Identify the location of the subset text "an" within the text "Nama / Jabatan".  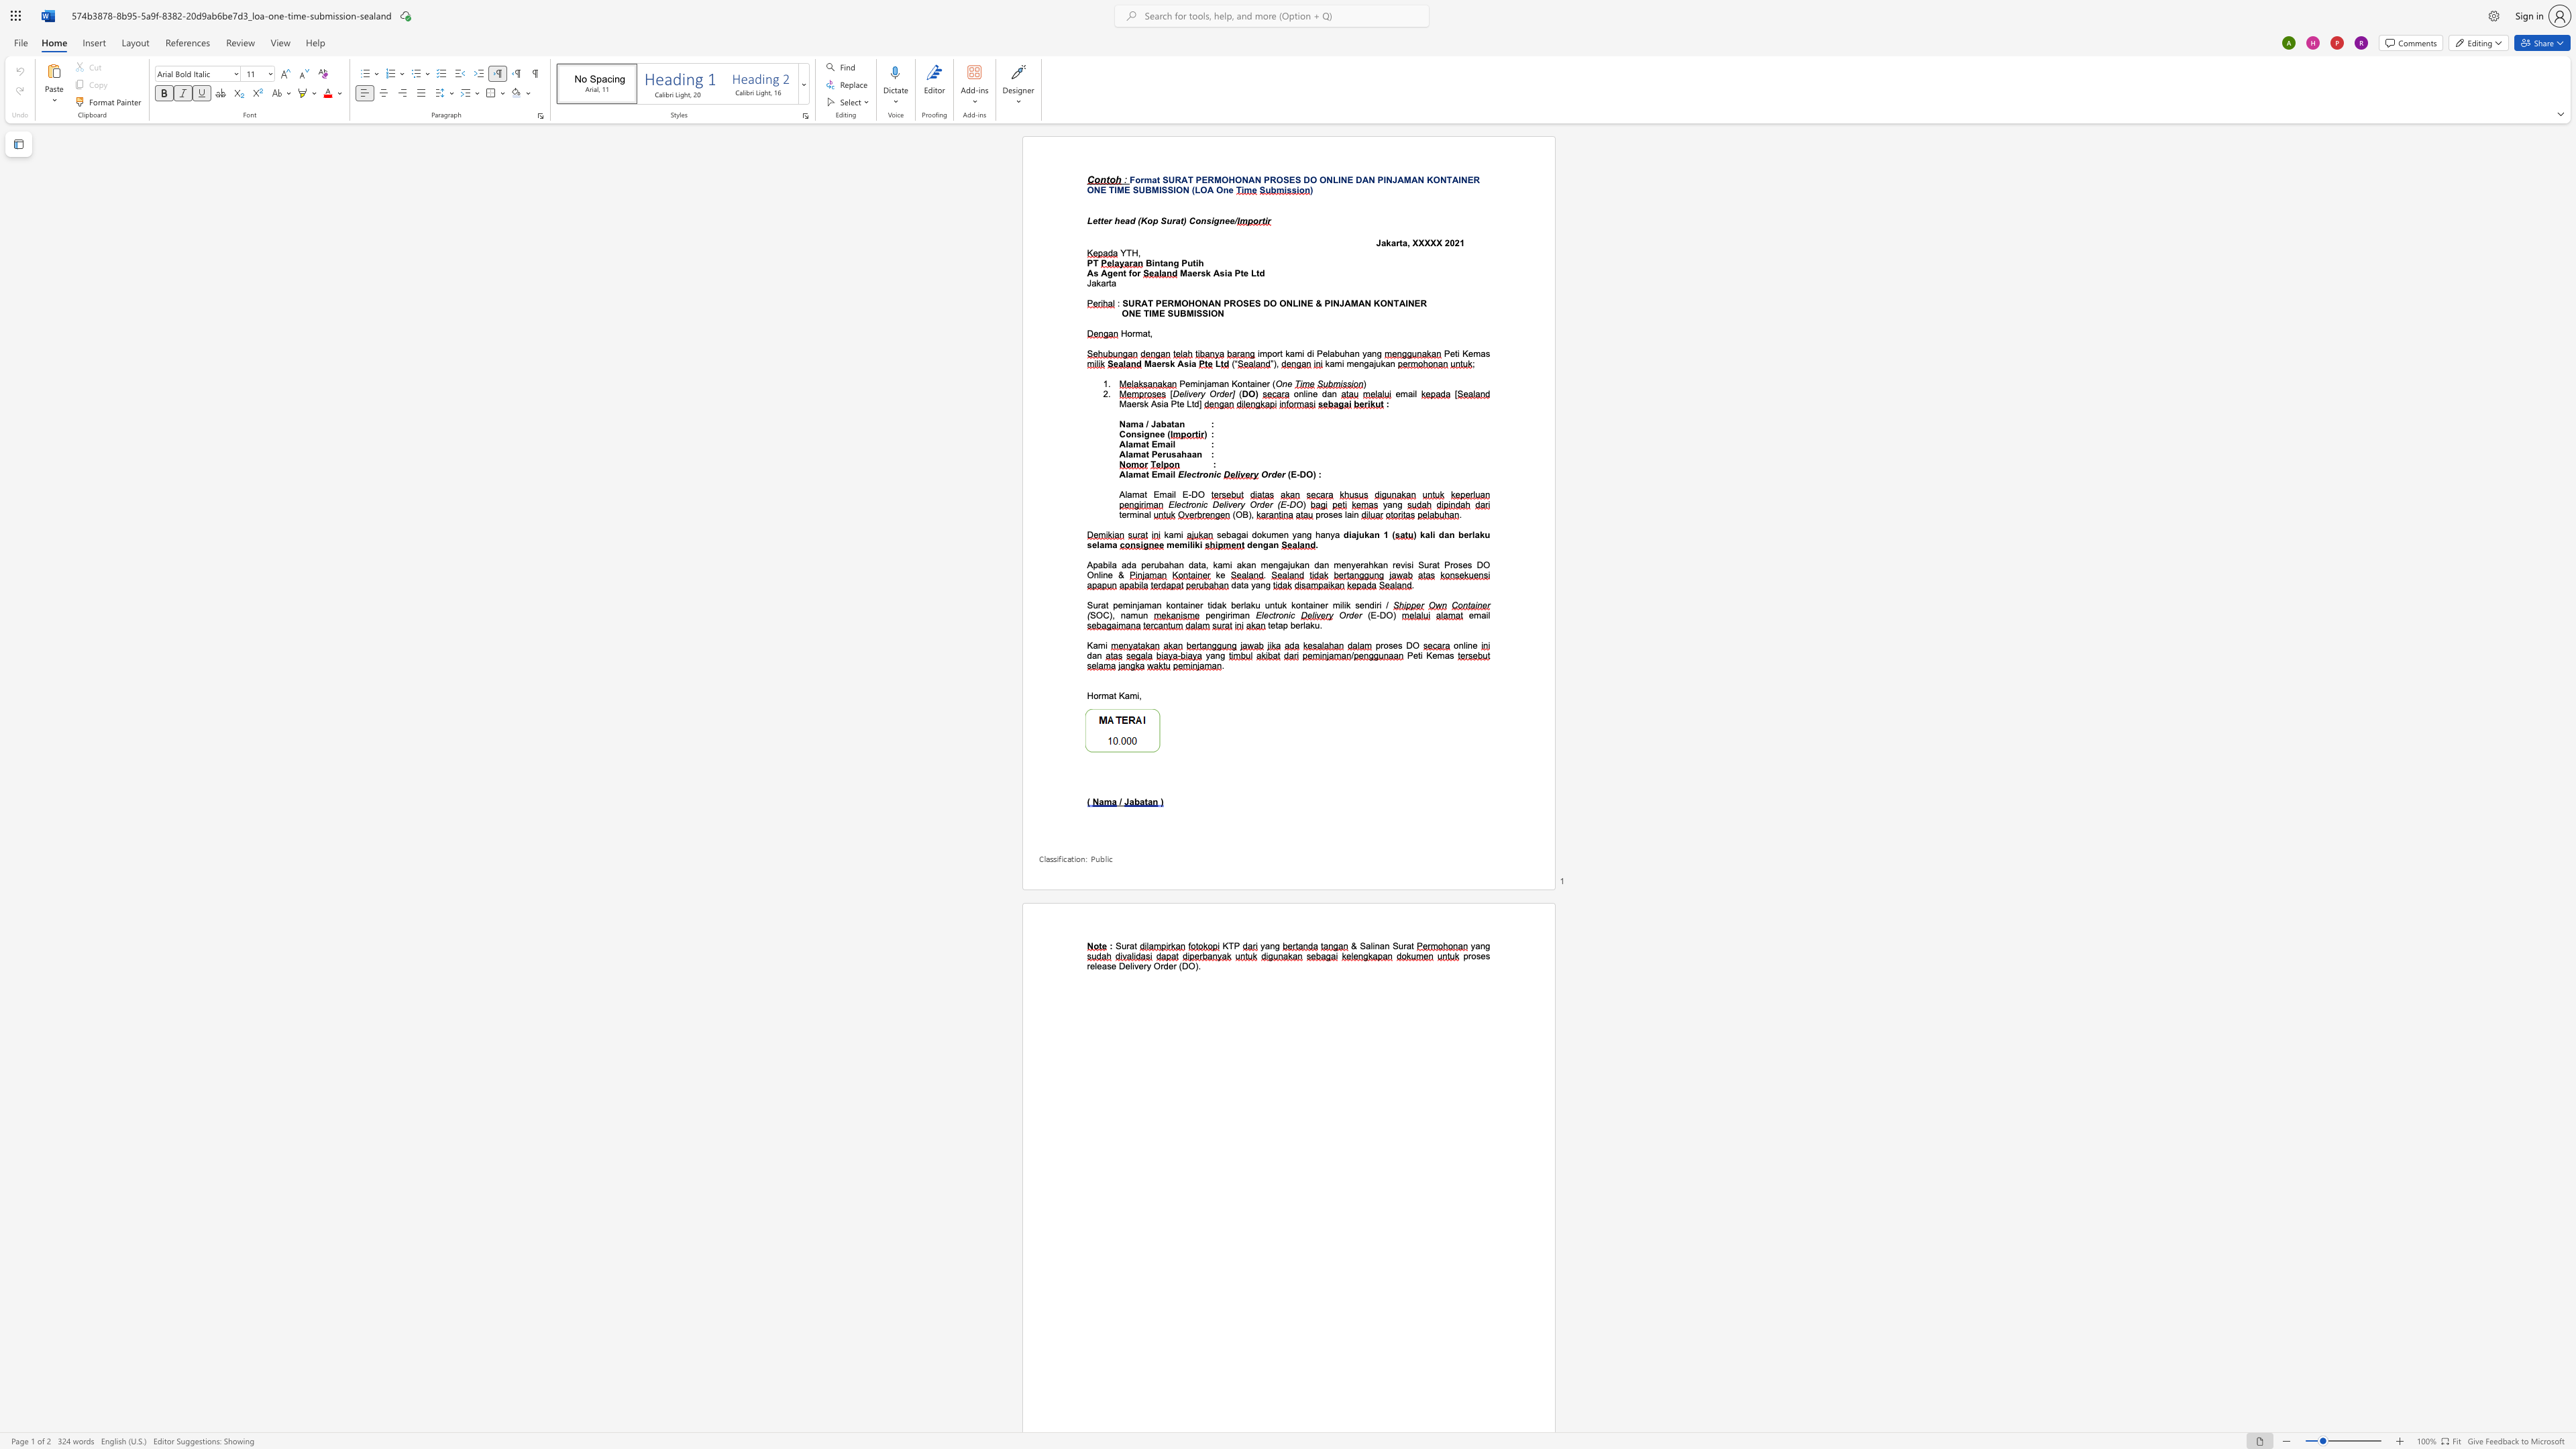
(1173, 423).